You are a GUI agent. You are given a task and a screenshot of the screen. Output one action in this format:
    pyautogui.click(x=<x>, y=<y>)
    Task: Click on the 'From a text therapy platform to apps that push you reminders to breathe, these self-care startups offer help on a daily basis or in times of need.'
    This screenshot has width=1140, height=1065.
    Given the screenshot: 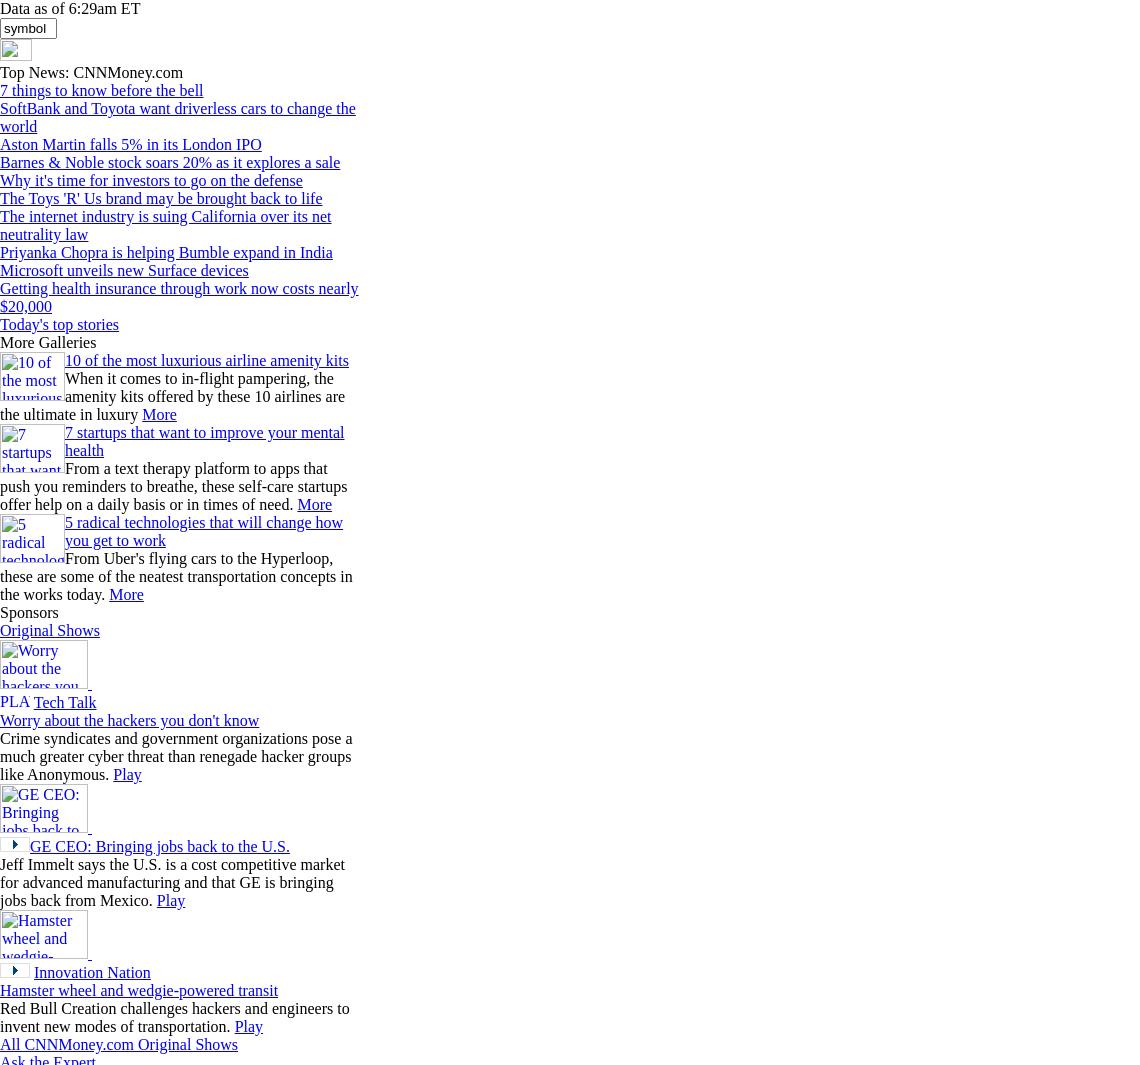 What is the action you would take?
    pyautogui.click(x=173, y=485)
    